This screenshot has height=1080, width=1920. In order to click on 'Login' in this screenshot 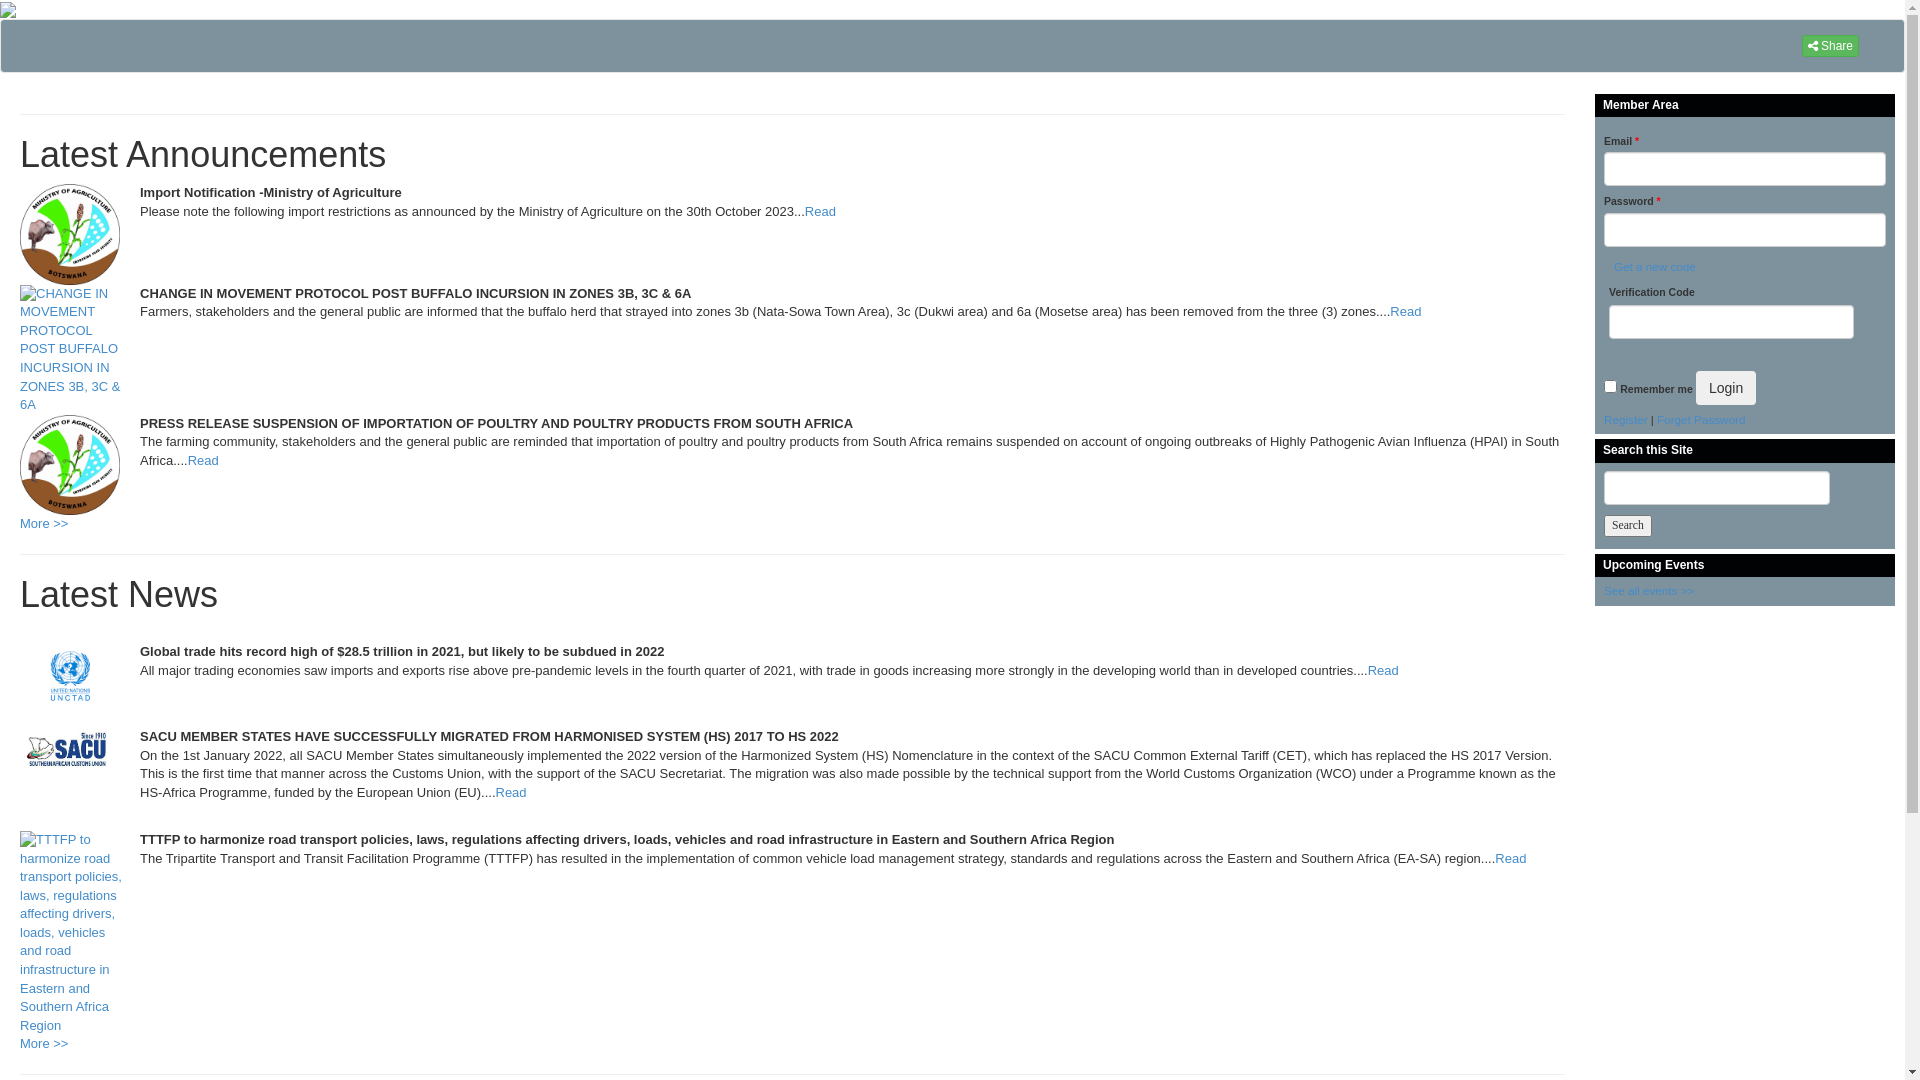, I will do `click(1694, 388)`.